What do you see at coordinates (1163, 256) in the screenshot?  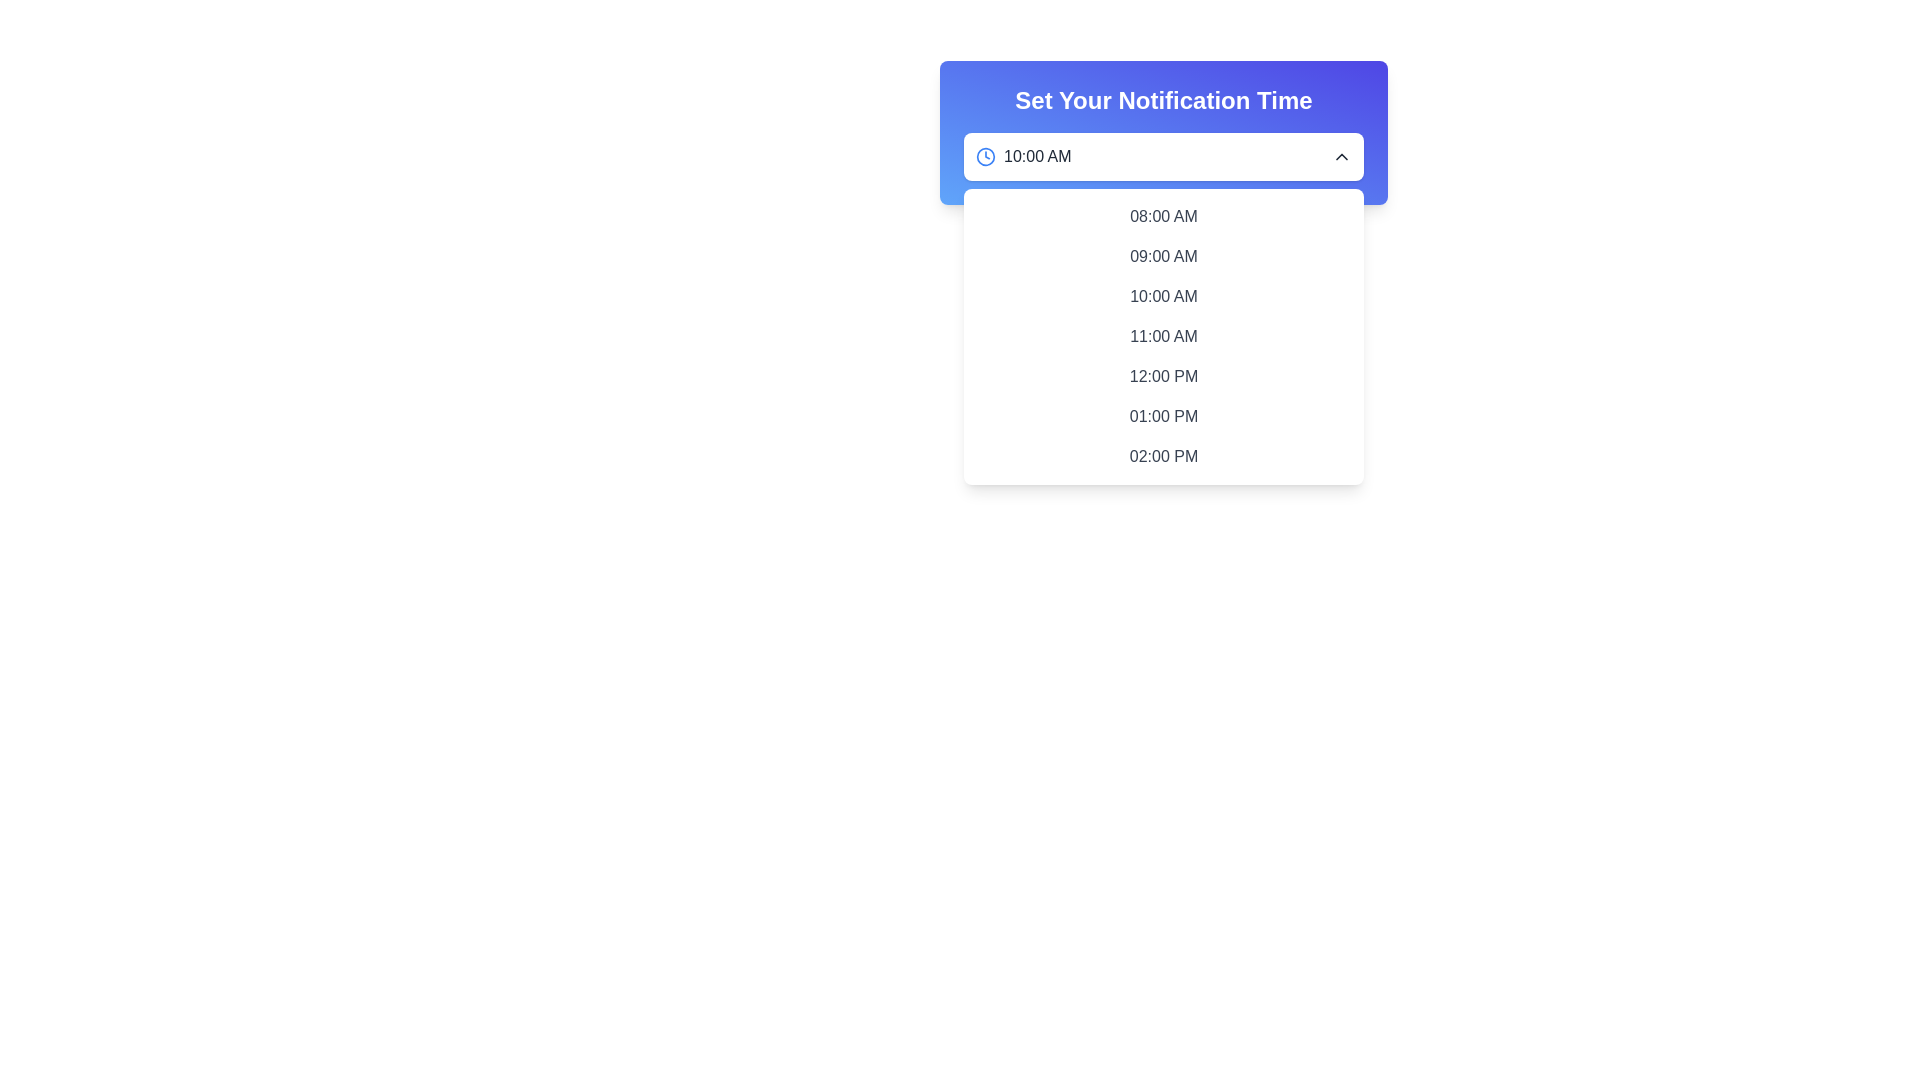 I see `the dropdown menu item displaying '09:00 AM'` at bounding box center [1163, 256].